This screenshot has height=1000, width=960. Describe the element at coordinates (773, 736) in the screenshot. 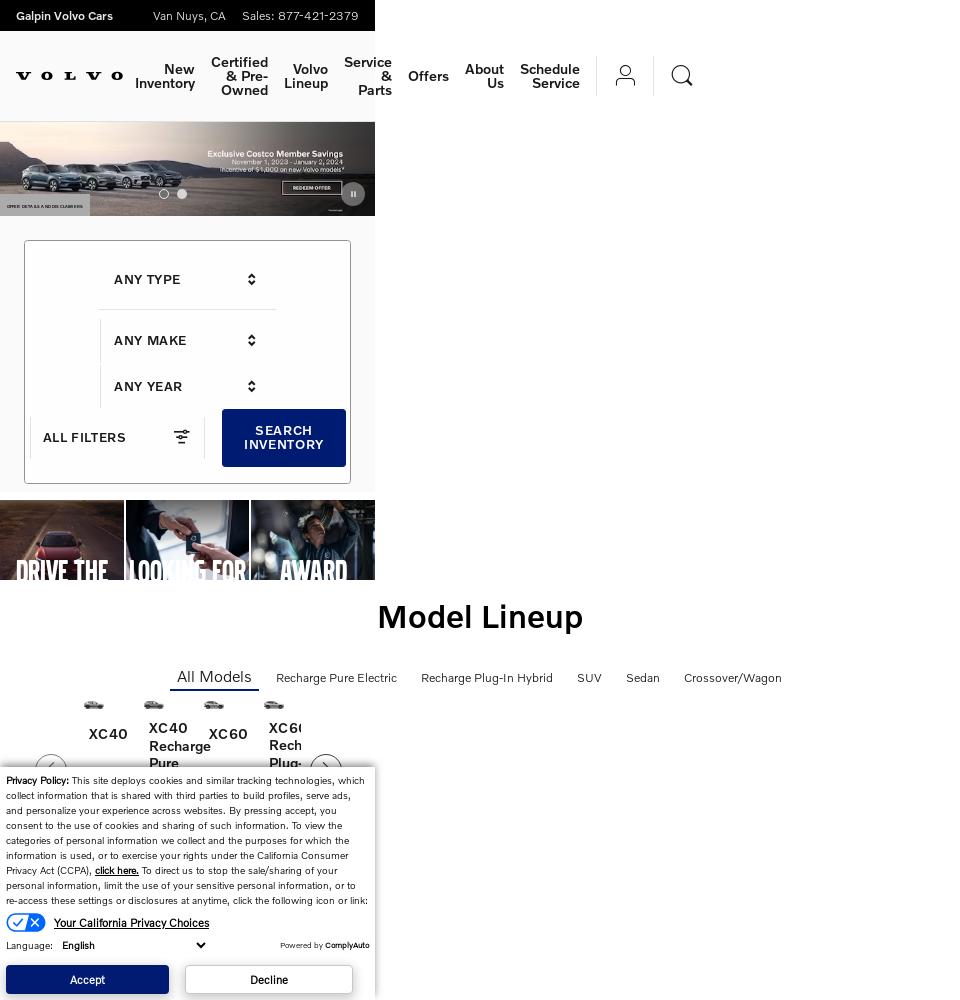

I see `'V60 Cross Country'` at that location.